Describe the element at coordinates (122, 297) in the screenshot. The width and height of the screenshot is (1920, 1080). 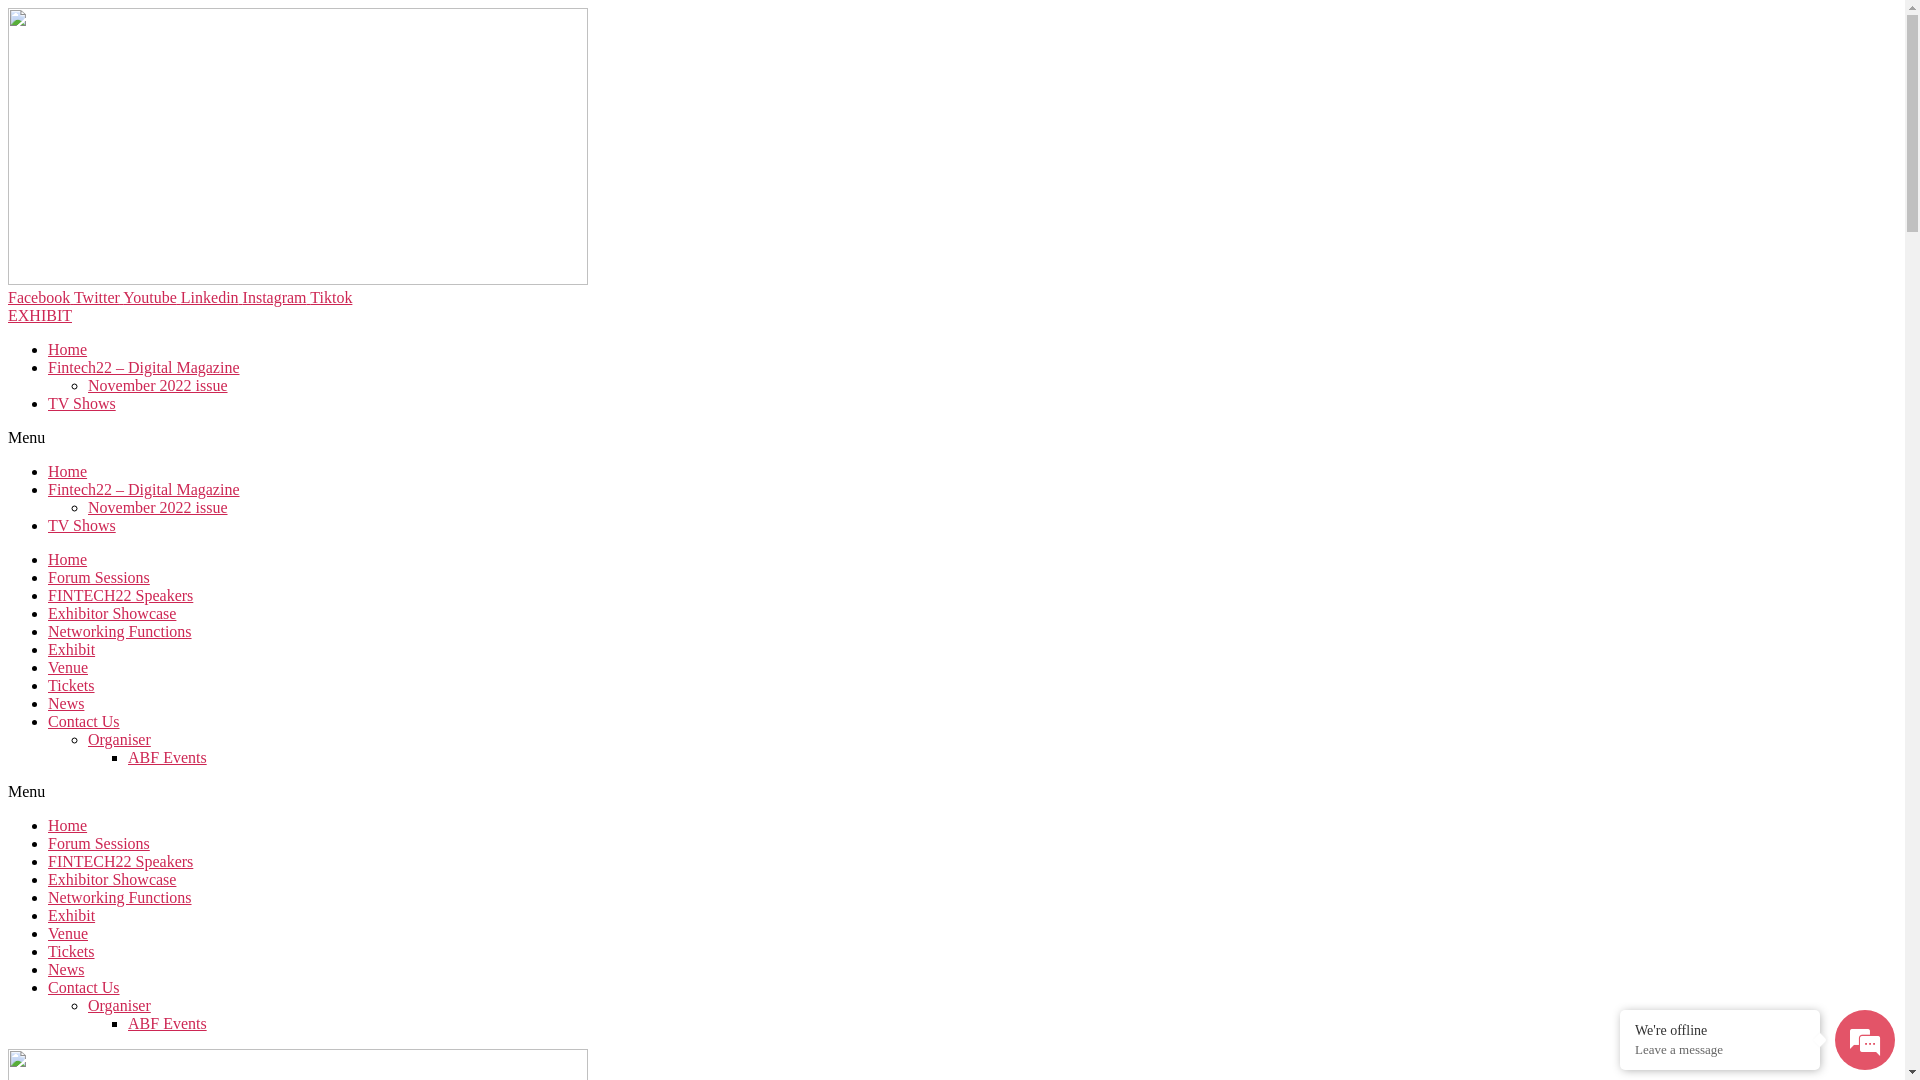
I see `'Youtube'` at that location.